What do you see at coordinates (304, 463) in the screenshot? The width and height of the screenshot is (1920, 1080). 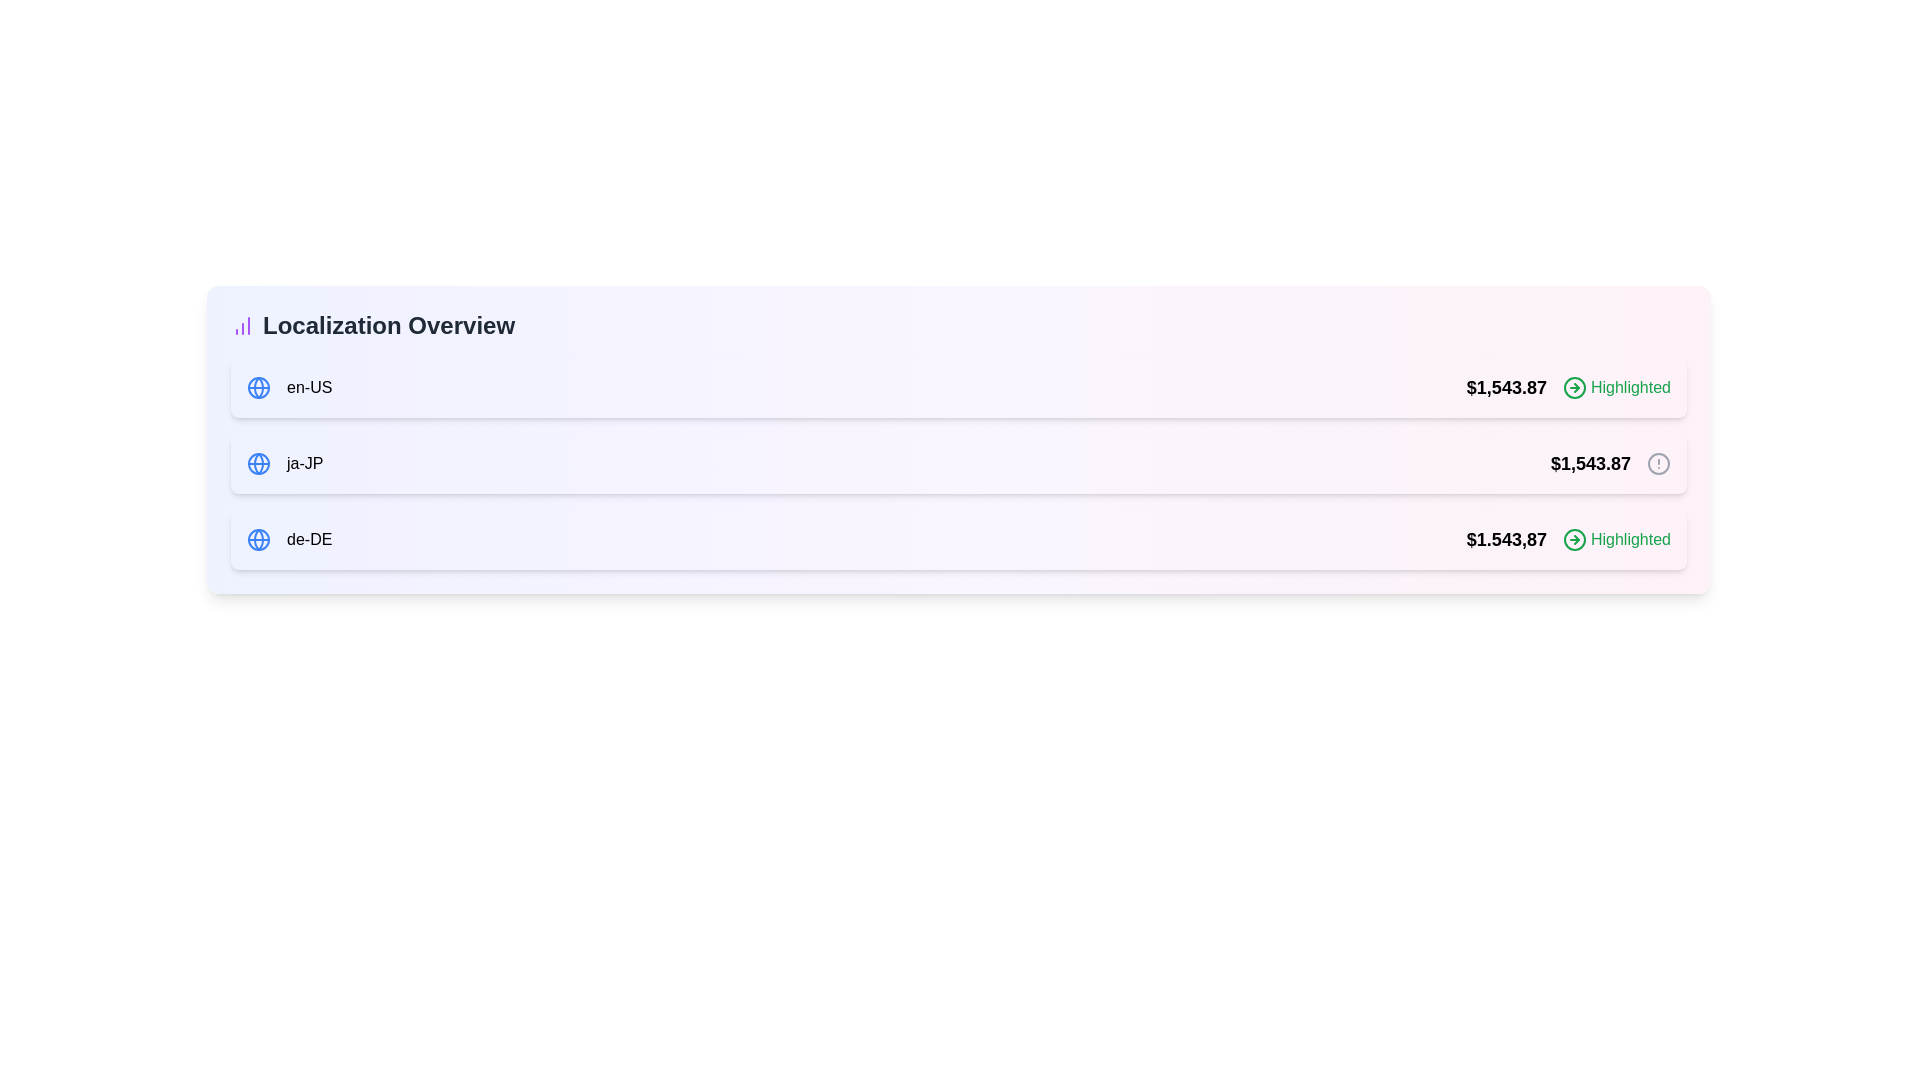 I see `the text label displaying 'ja-JP' located in the second row of the 'Localization Overview' section, adjacent to the globe icon, for inspection` at bounding box center [304, 463].